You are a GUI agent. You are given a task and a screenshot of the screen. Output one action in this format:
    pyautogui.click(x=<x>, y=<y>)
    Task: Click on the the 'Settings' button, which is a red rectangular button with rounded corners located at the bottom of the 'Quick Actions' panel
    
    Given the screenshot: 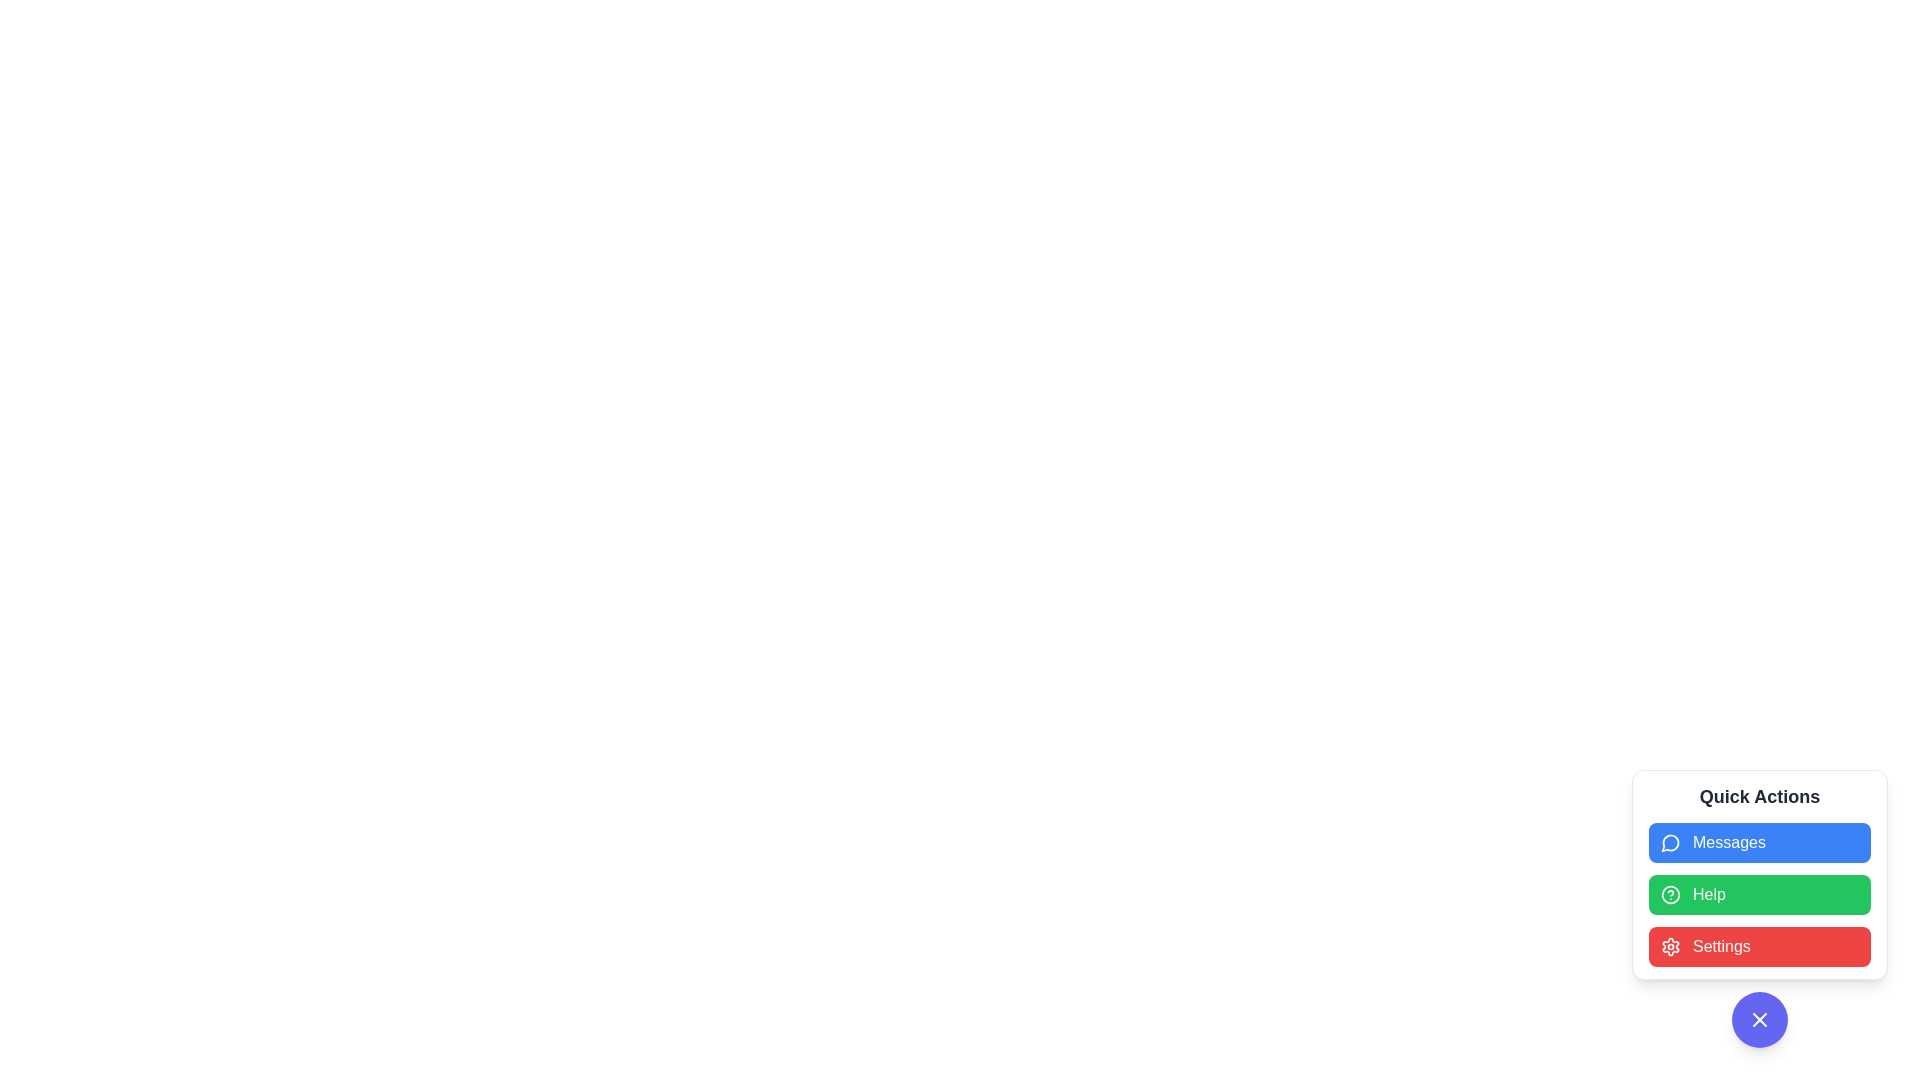 What is the action you would take?
    pyautogui.click(x=1760, y=946)
    